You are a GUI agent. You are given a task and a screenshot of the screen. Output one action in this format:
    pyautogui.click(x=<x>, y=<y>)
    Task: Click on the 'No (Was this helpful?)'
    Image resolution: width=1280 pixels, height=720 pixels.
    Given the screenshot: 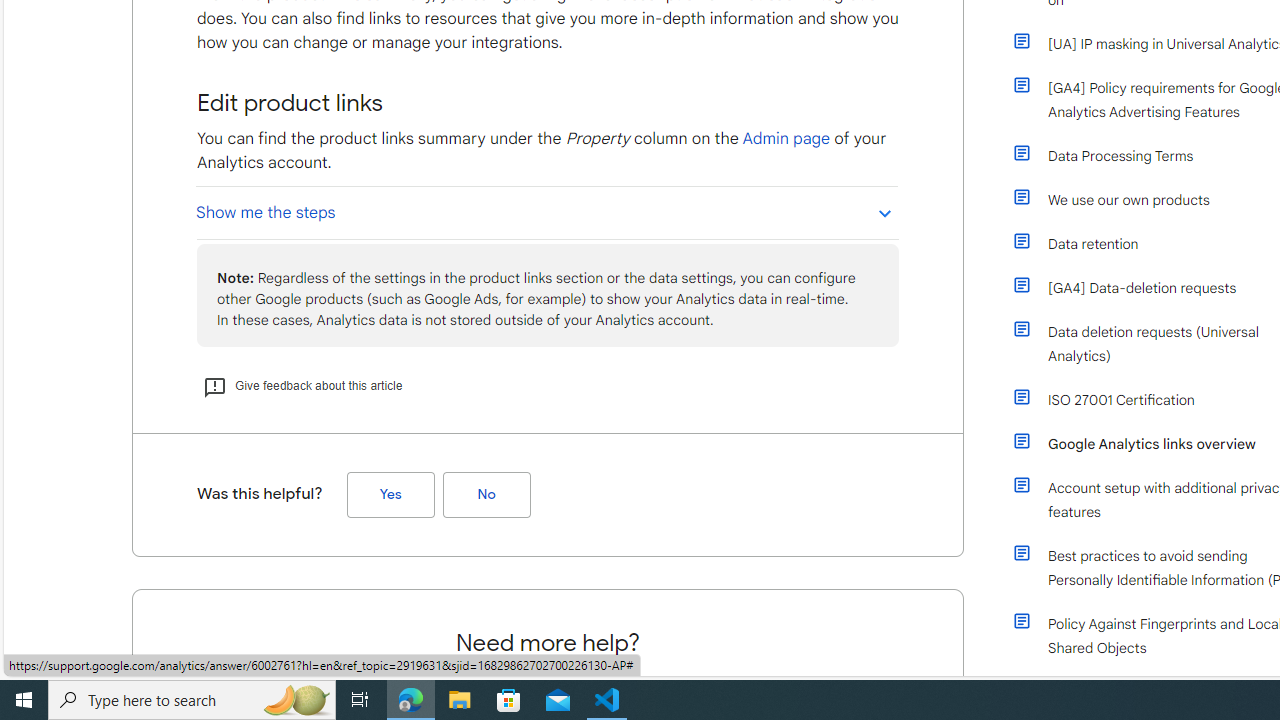 What is the action you would take?
    pyautogui.click(x=486, y=495)
    